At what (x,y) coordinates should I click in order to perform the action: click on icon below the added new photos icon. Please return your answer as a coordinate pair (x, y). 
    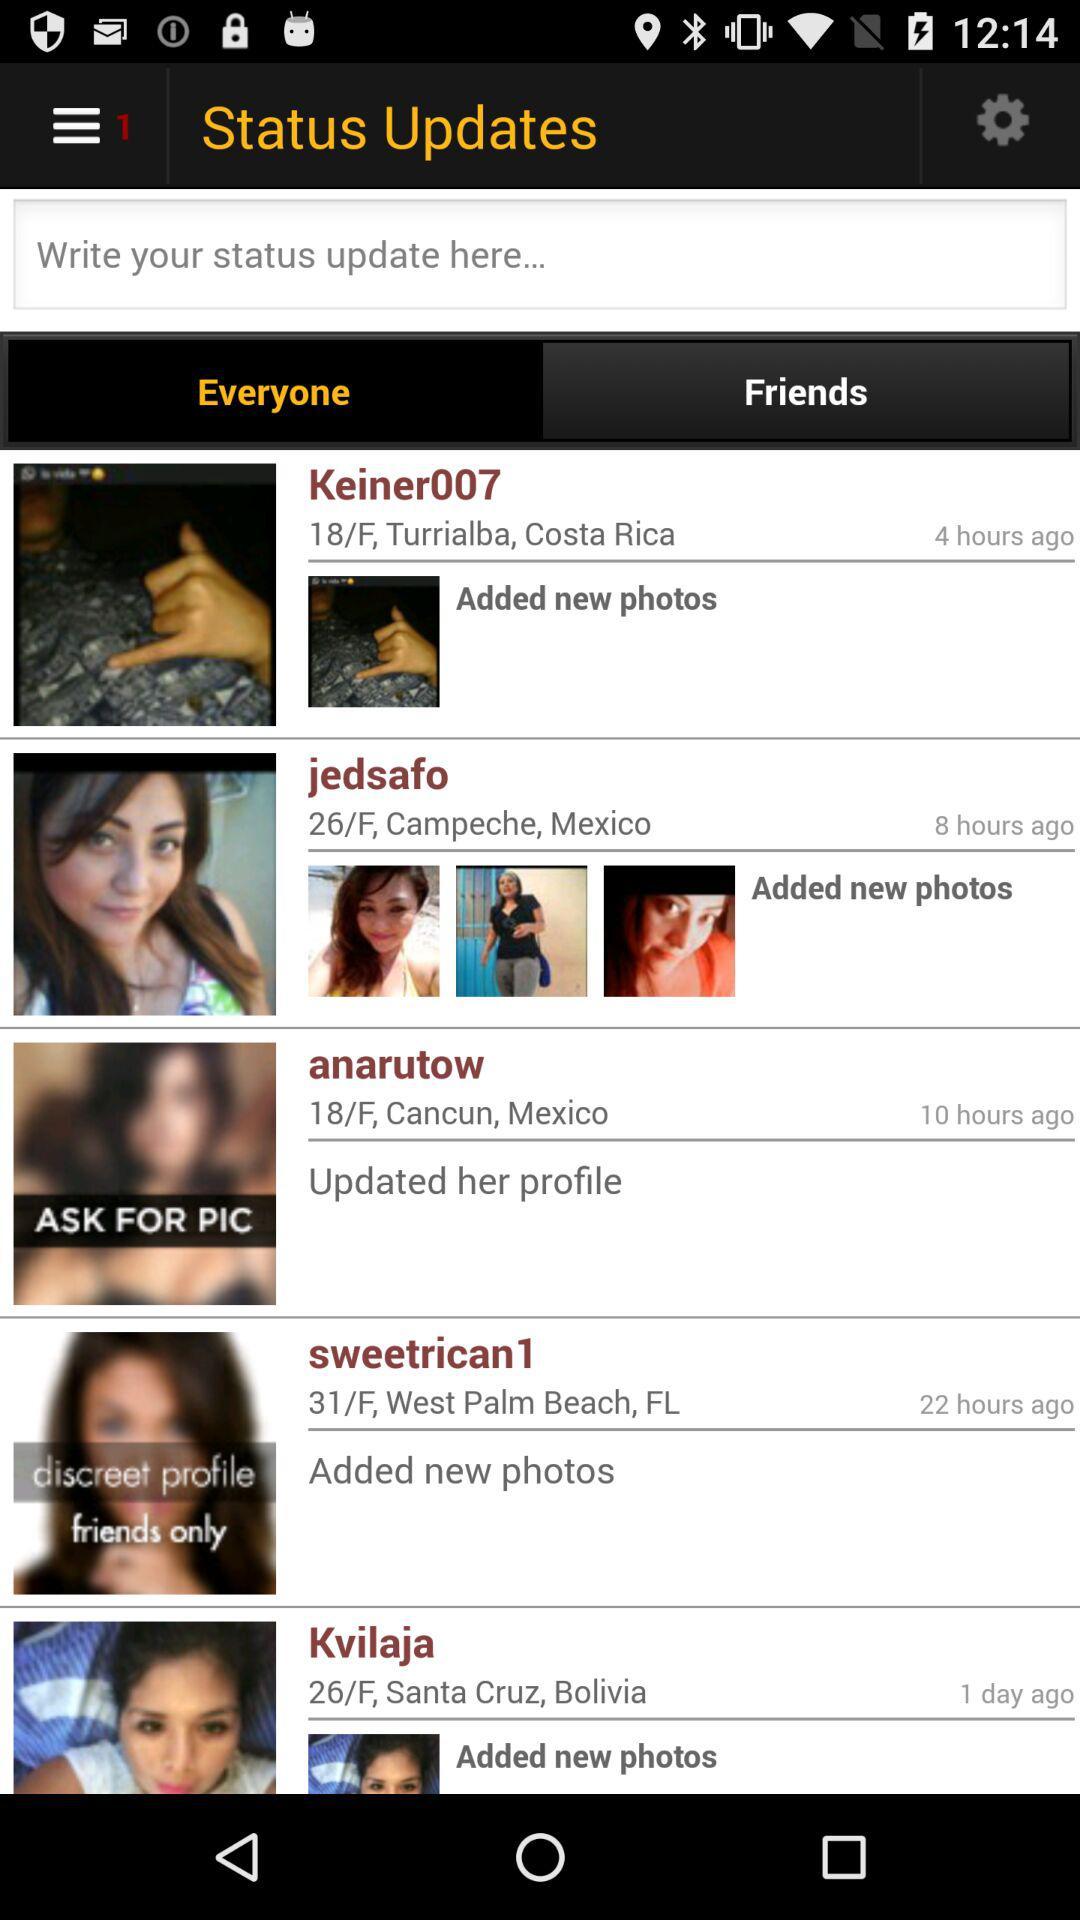
    Looking at the image, I should click on (690, 1641).